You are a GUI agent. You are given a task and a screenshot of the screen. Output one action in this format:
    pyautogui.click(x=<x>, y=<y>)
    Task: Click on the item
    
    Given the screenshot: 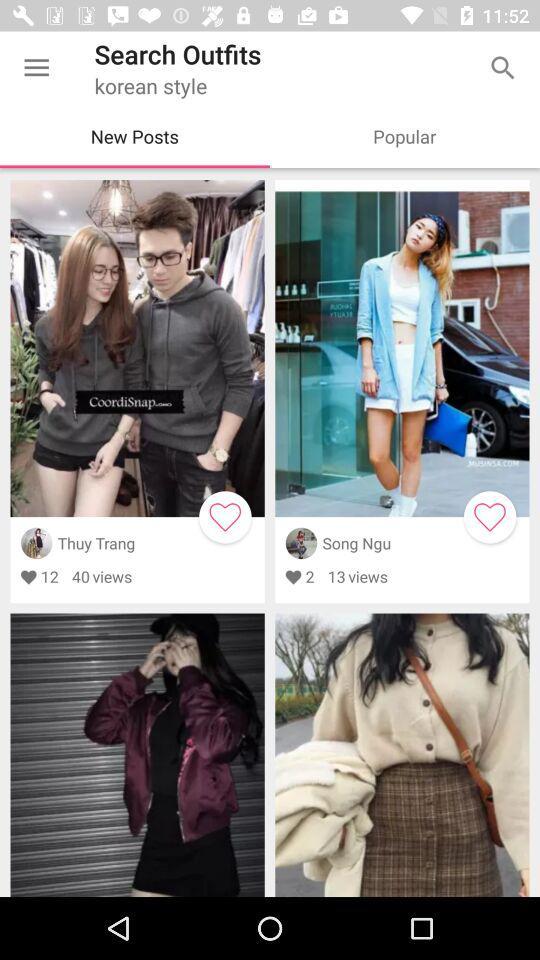 What is the action you would take?
    pyautogui.click(x=224, y=516)
    